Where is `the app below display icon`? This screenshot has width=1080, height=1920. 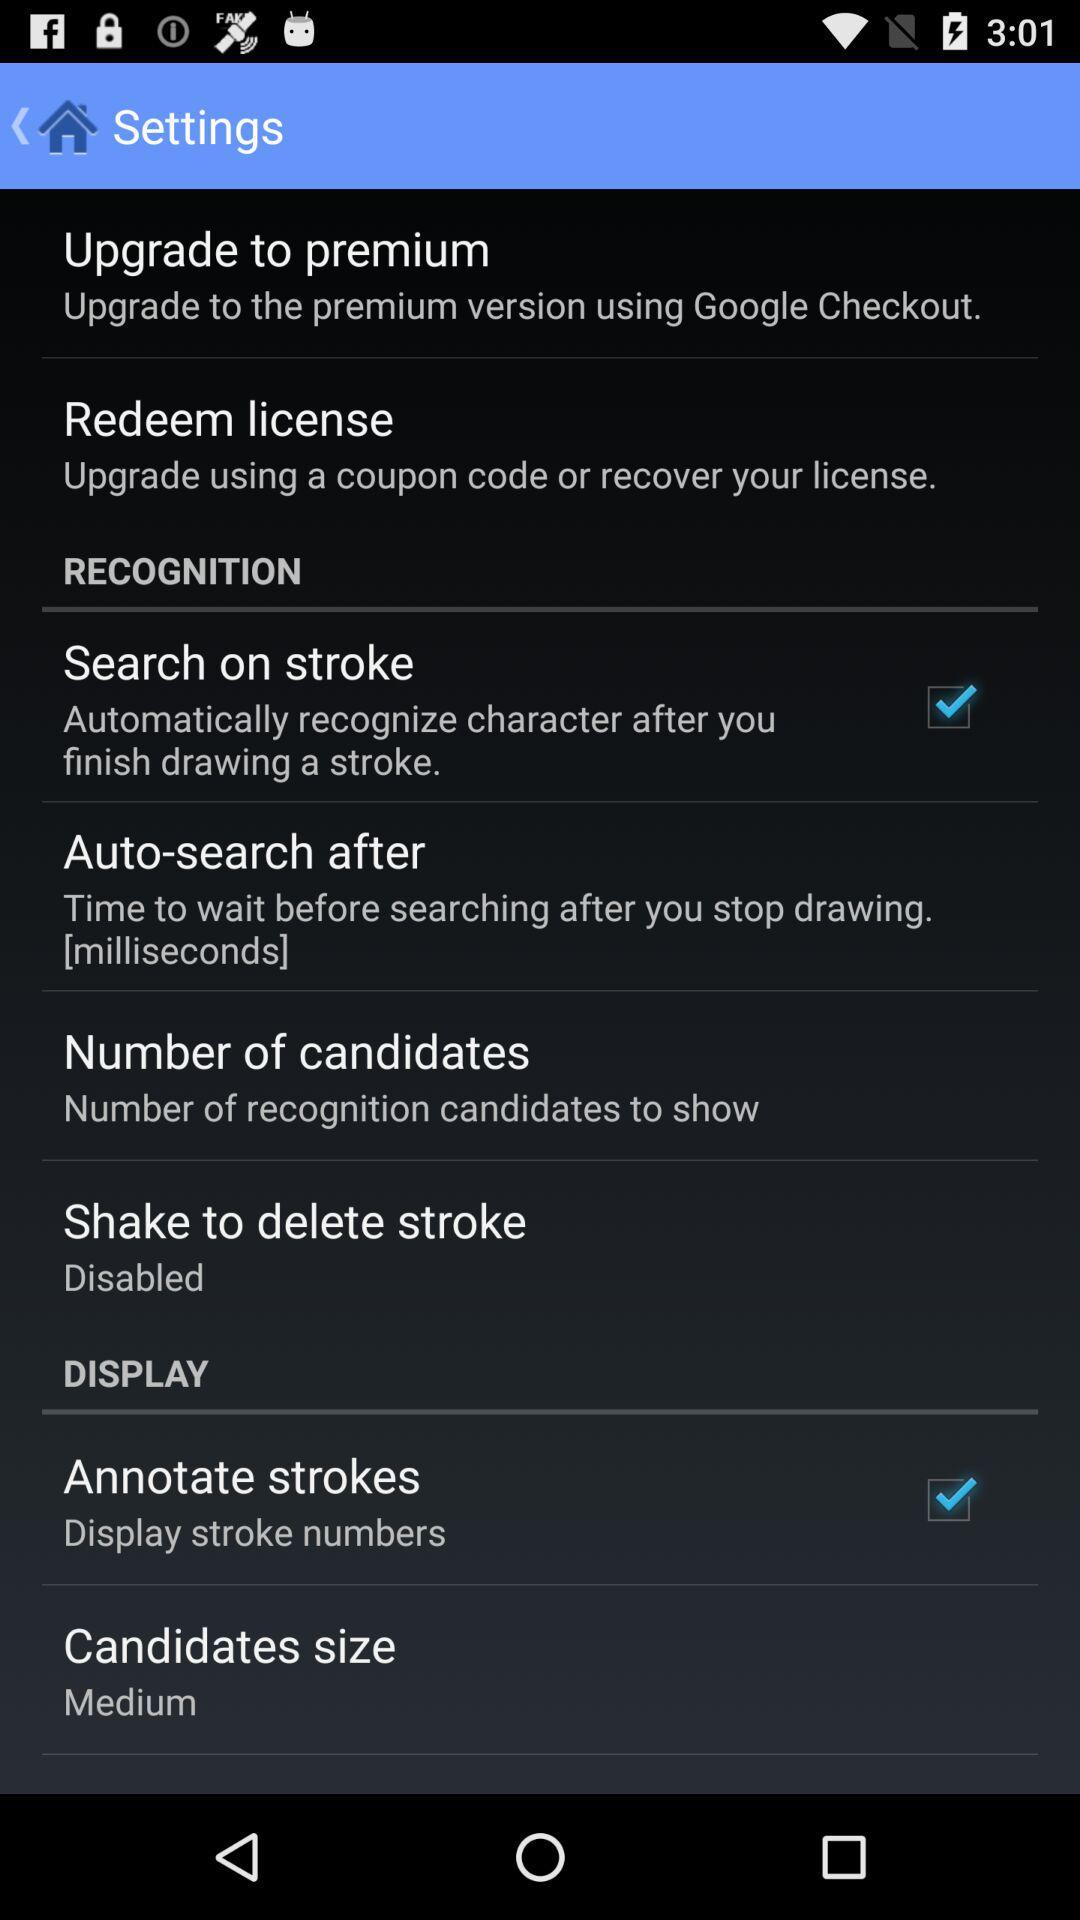
the app below display icon is located at coordinates (240, 1474).